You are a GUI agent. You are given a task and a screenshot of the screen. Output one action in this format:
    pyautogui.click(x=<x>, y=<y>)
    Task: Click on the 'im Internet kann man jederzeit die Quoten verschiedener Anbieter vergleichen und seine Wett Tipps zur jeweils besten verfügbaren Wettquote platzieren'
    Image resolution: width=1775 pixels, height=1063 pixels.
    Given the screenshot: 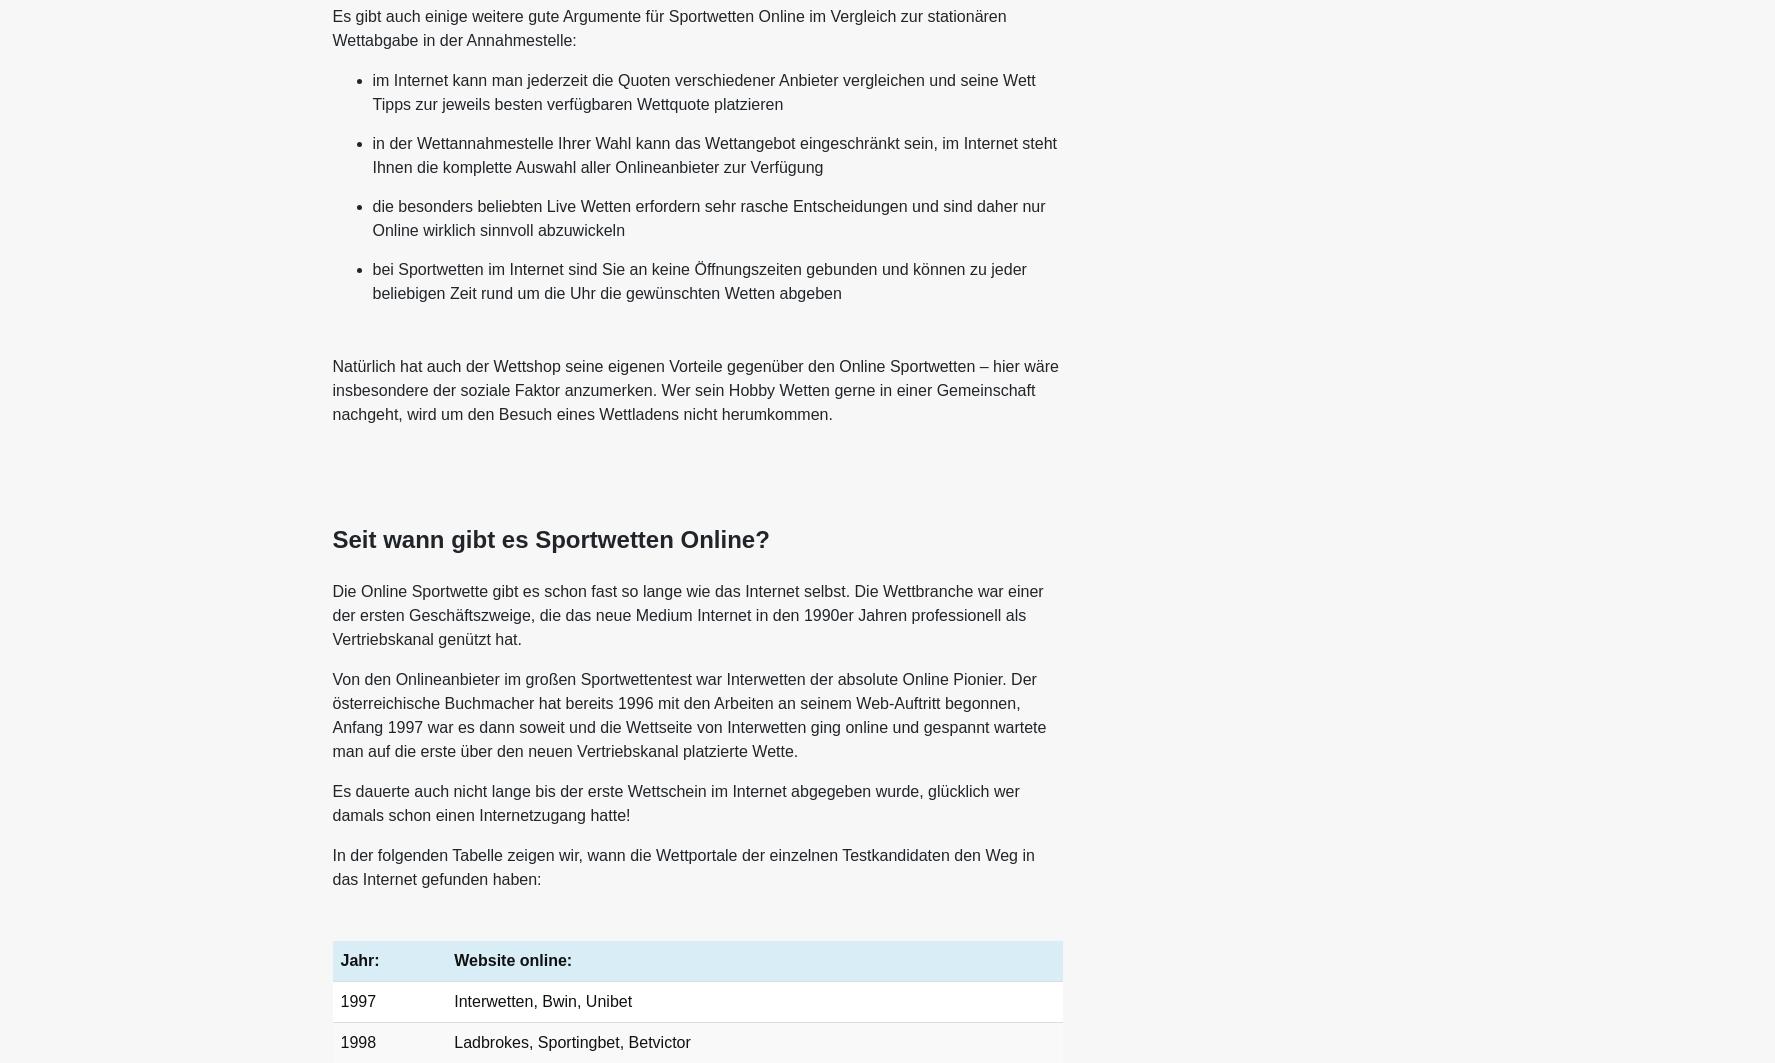 What is the action you would take?
    pyautogui.click(x=702, y=92)
    